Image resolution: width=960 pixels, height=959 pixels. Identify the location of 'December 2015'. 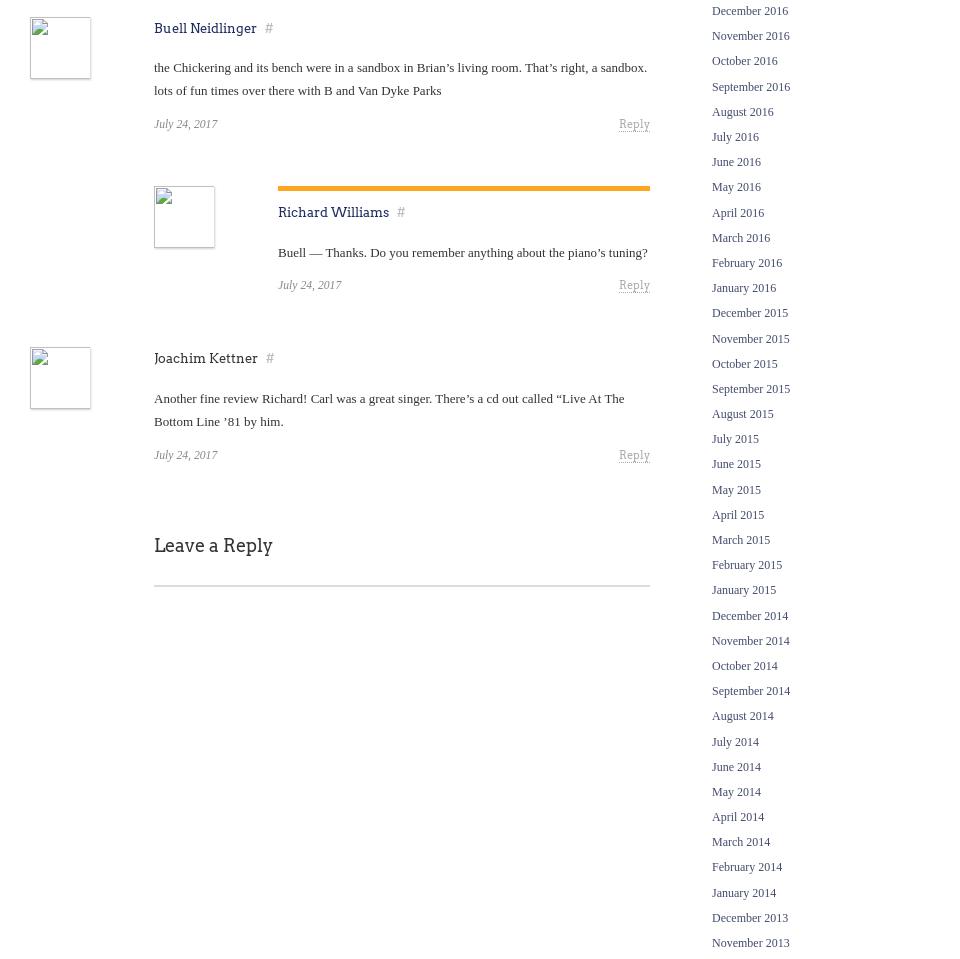
(748, 312).